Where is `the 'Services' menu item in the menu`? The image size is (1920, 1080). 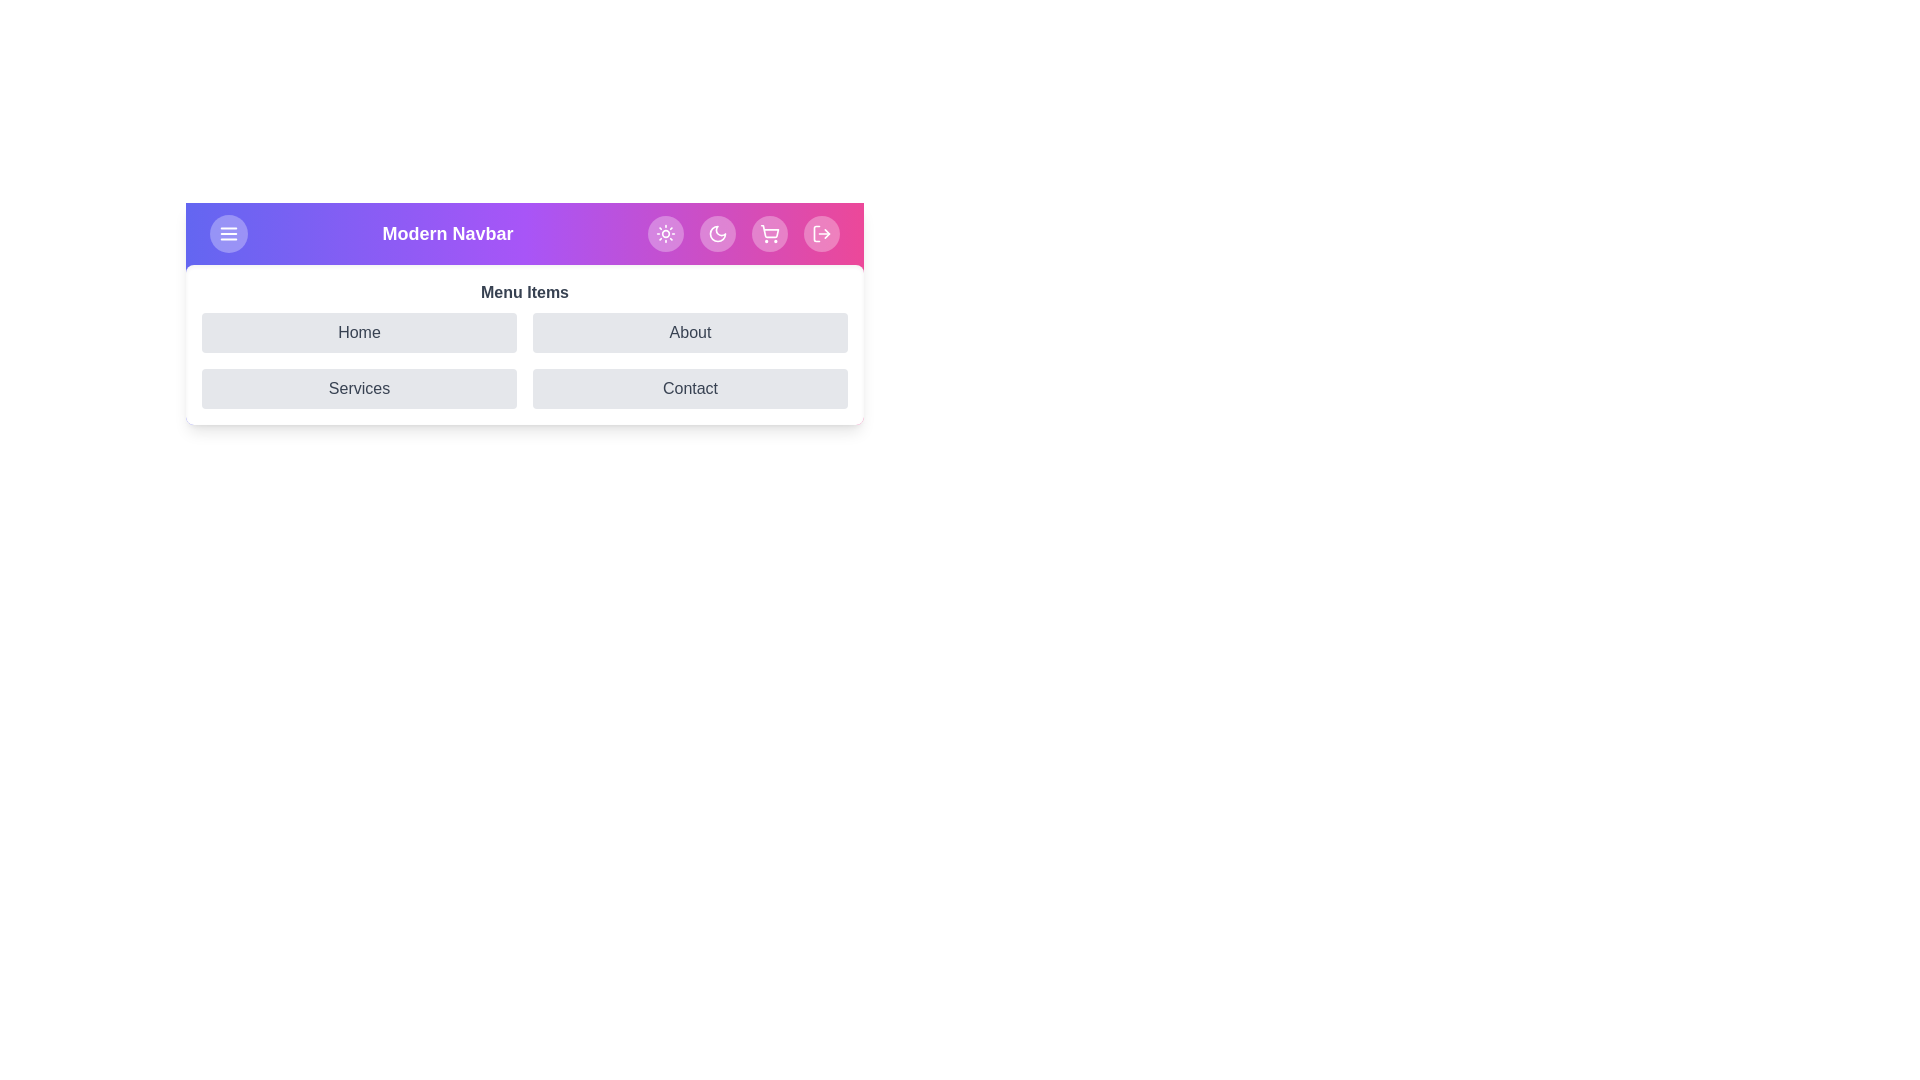 the 'Services' menu item in the menu is located at coordinates (359, 389).